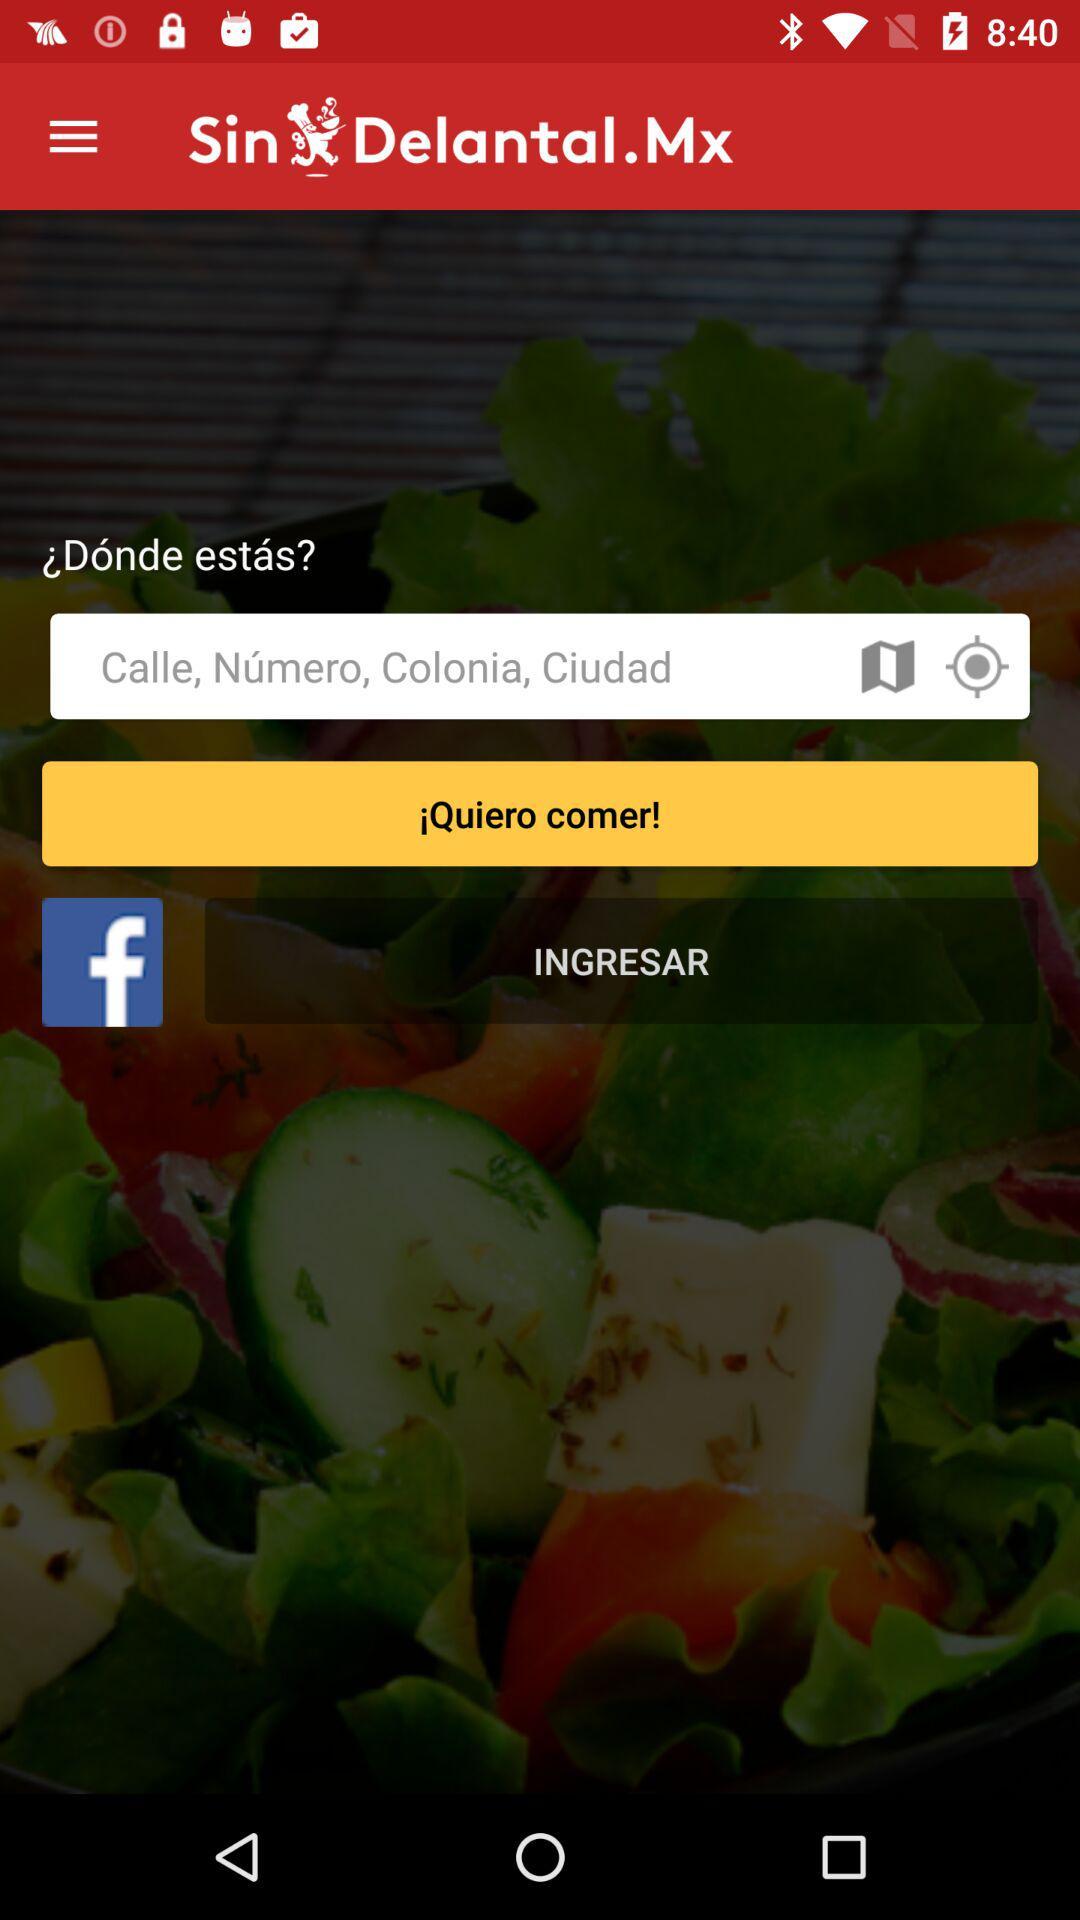  I want to click on sign in with facebook, so click(102, 962).